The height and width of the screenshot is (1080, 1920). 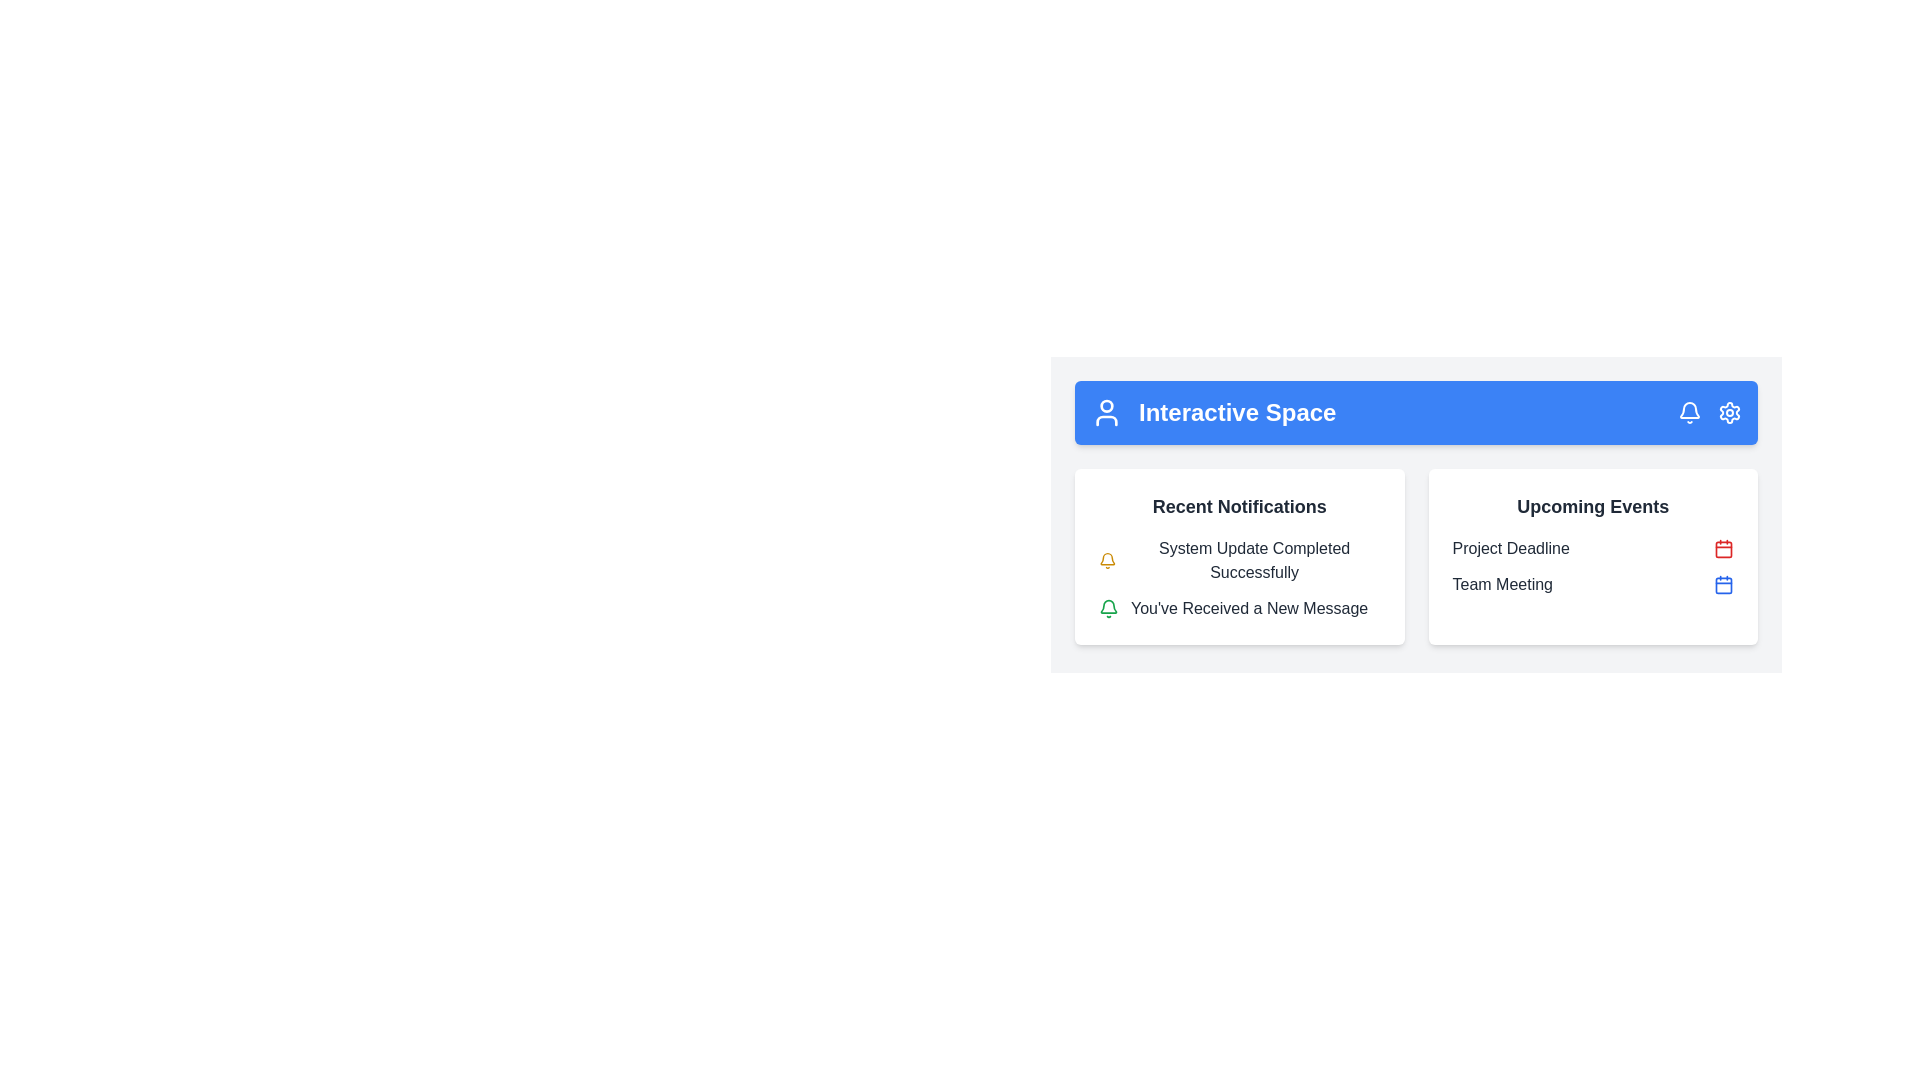 What do you see at coordinates (1688, 411) in the screenshot?
I see `the notification bell icon, which is a modern line design with a blue background and white outline, located to the left of the gear icon in the title bar labeled 'Interactive Space'` at bounding box center [1688, 411].